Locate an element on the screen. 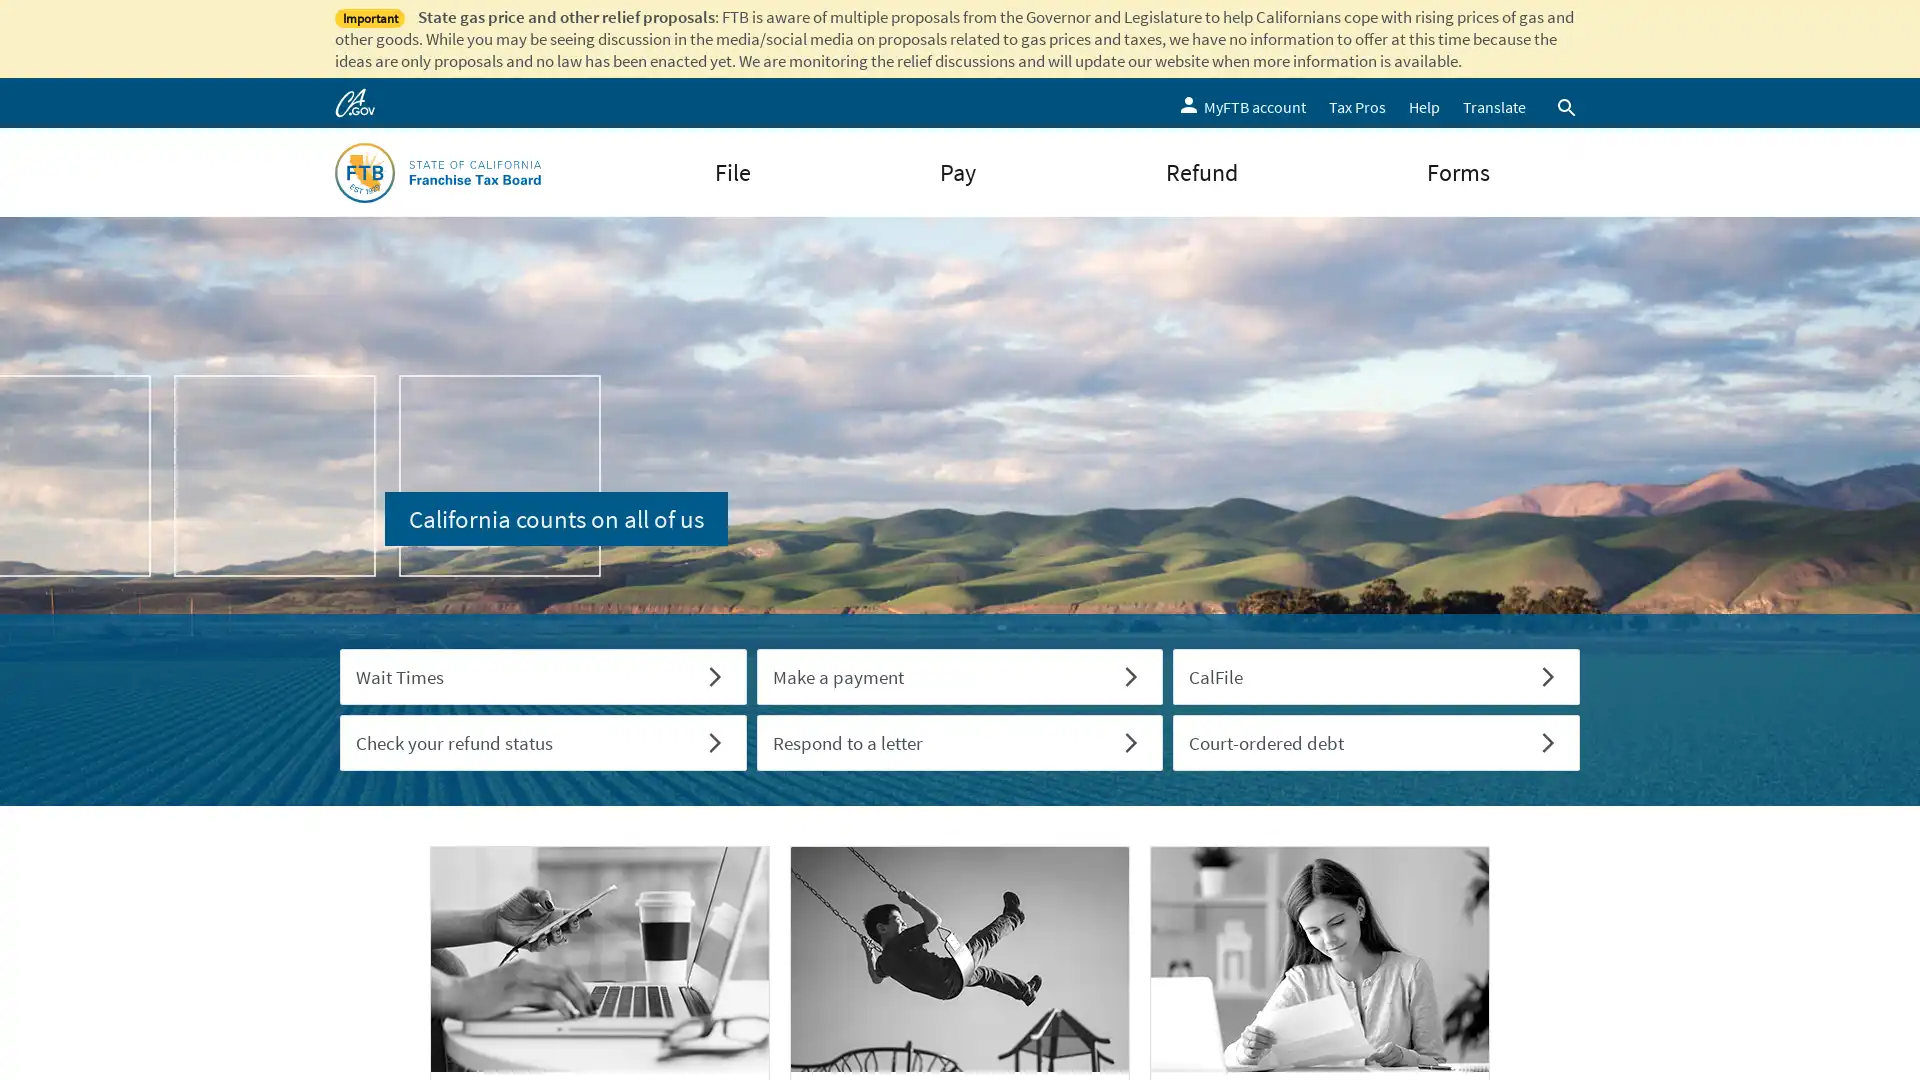 The height and width of the screenshot is (1080, 1920). Close Search is located at coordinates (1559, 238).